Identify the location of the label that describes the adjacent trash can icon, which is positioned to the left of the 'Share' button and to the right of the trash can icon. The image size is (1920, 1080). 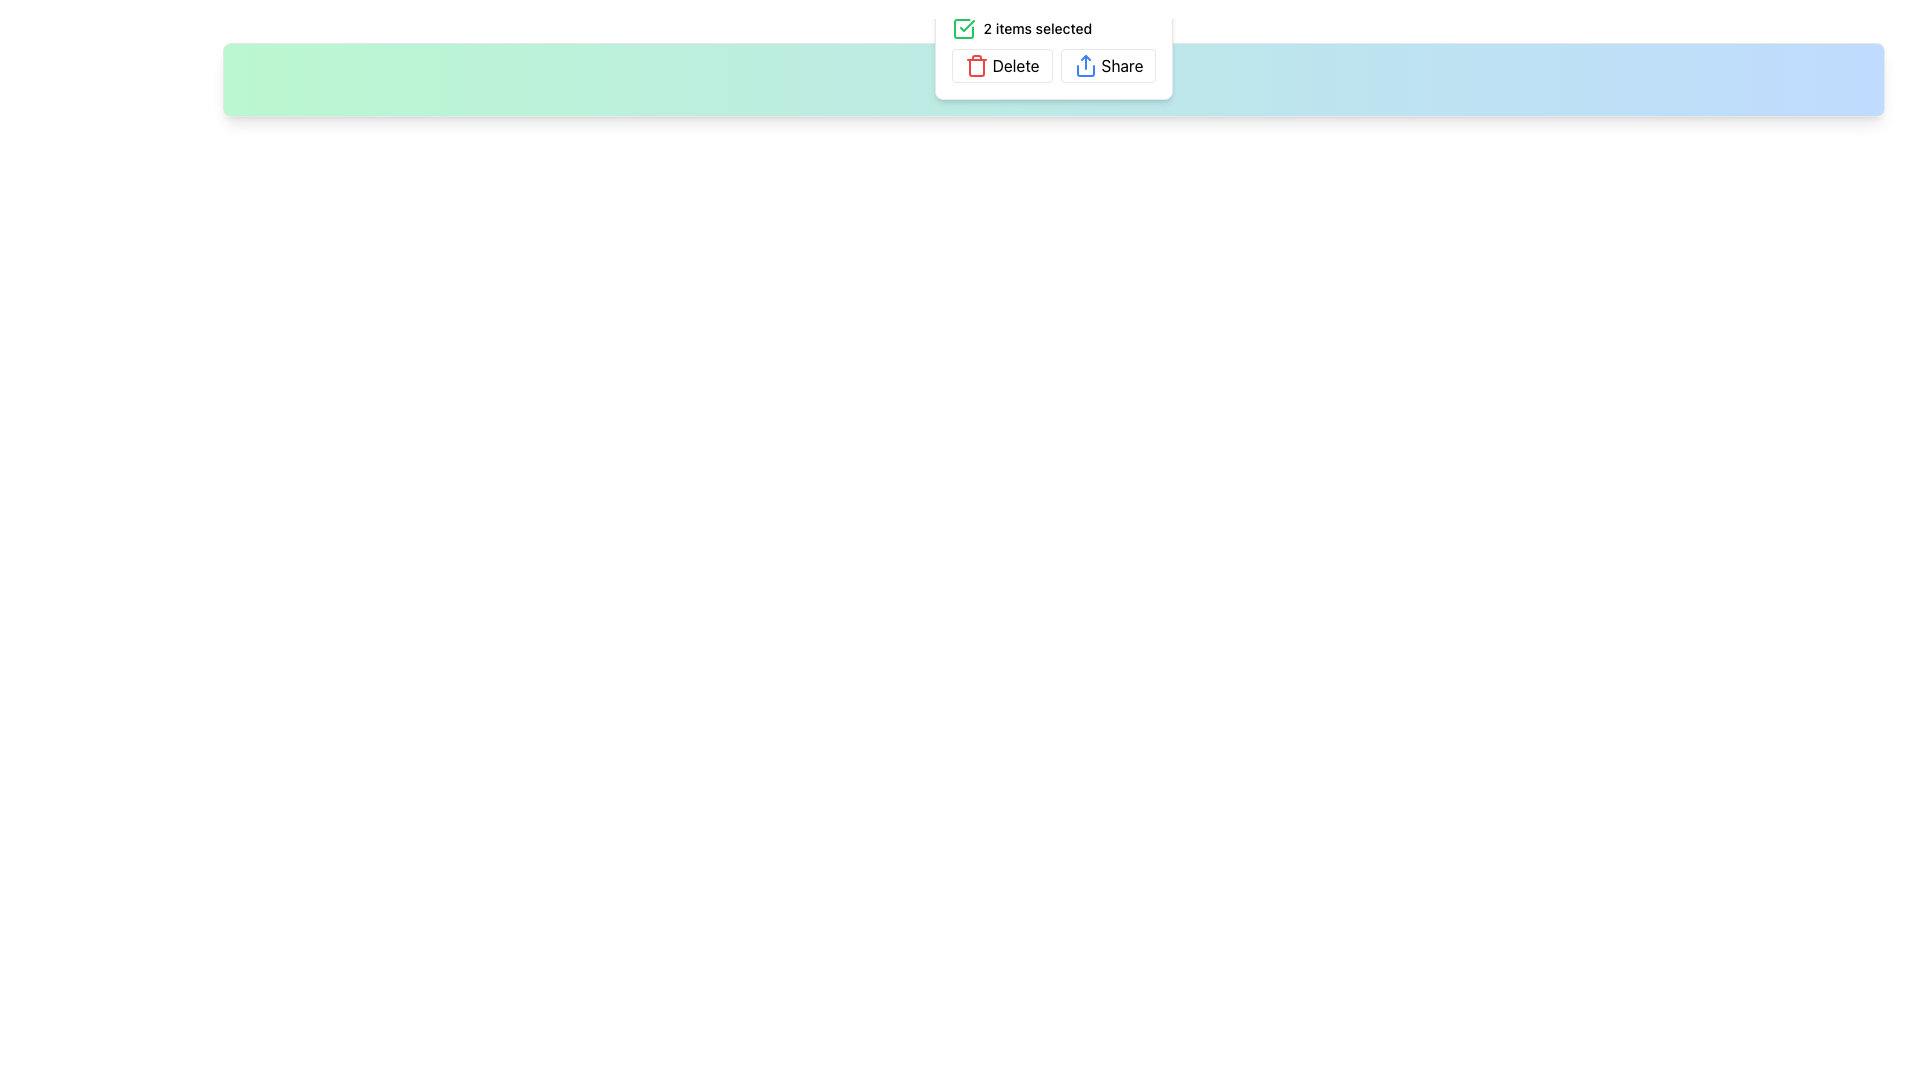
(1016, 64).